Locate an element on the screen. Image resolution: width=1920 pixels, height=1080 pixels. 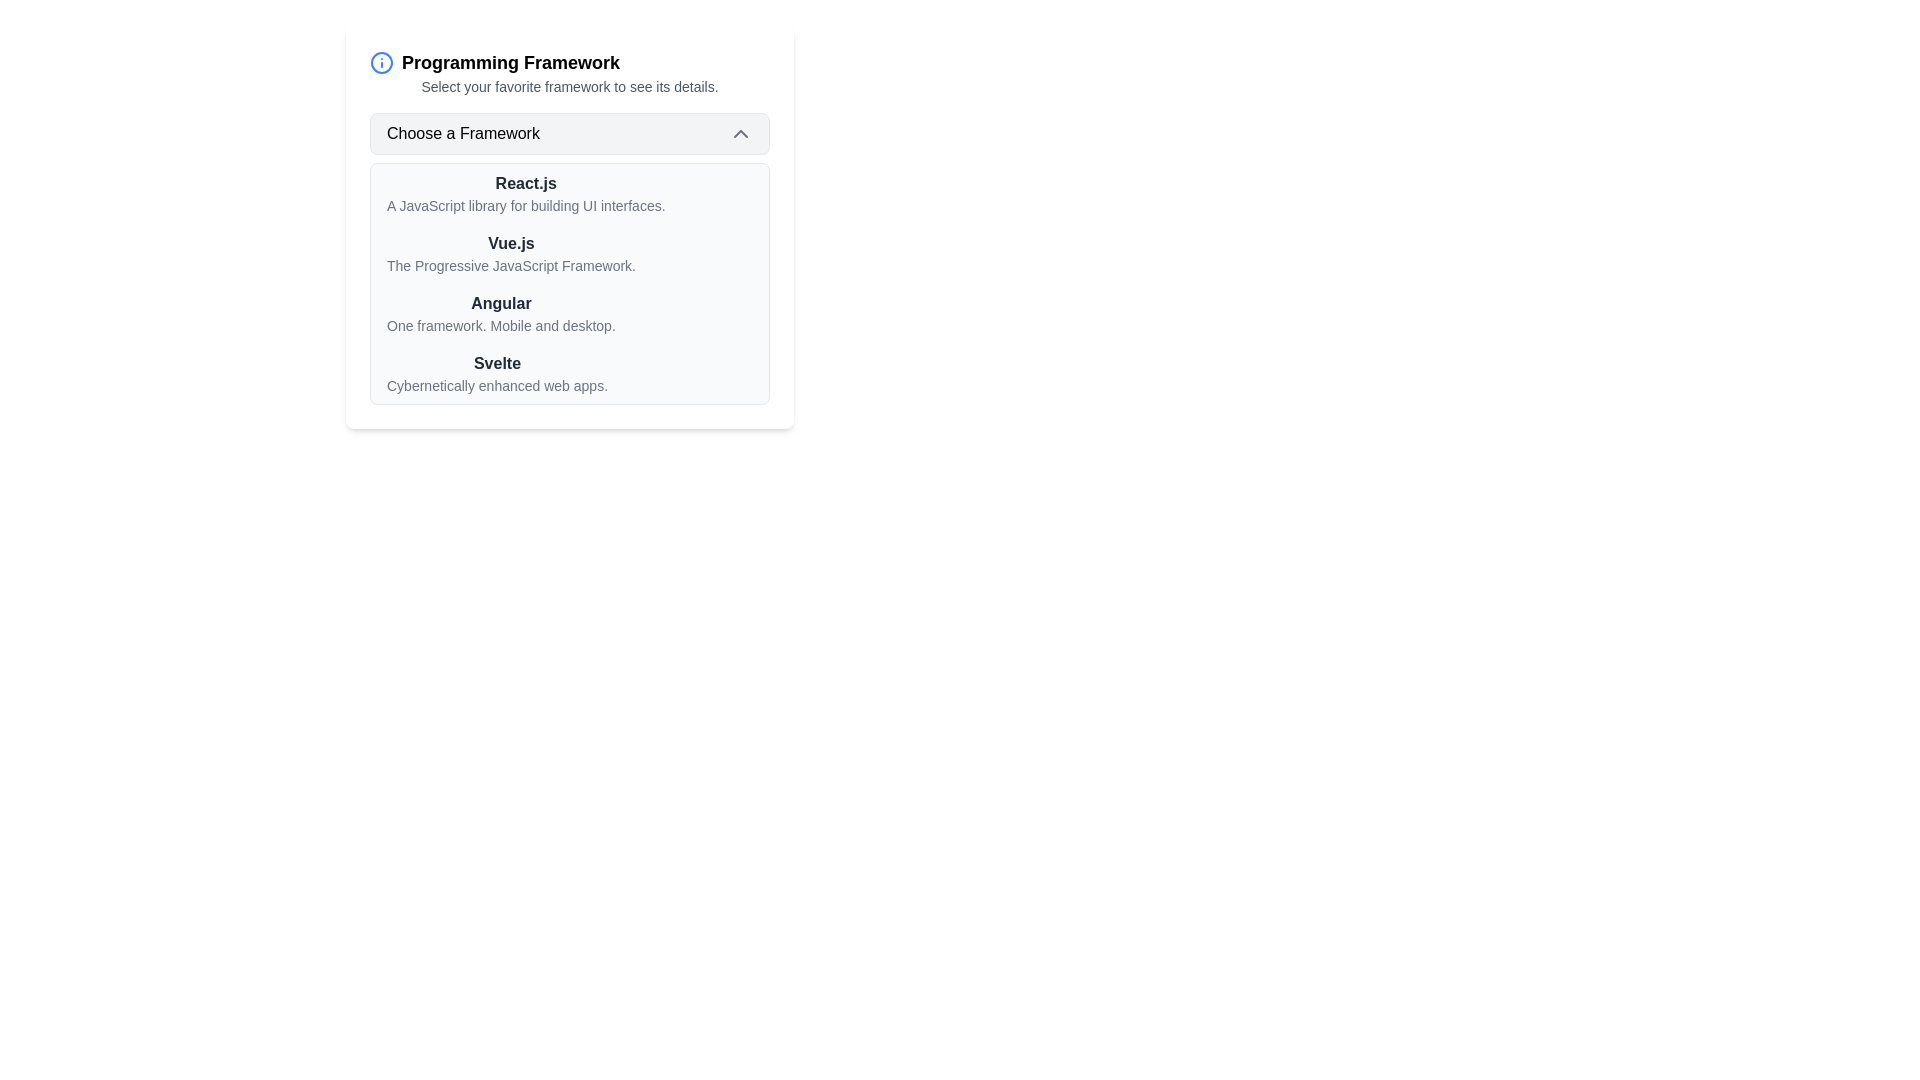
the Informational display showcasing information about the Angular framework, which is positioned between 'Vue.js' and 'Svelte' in the vertical list of programming frameworks is located at coordinates (501, 313).